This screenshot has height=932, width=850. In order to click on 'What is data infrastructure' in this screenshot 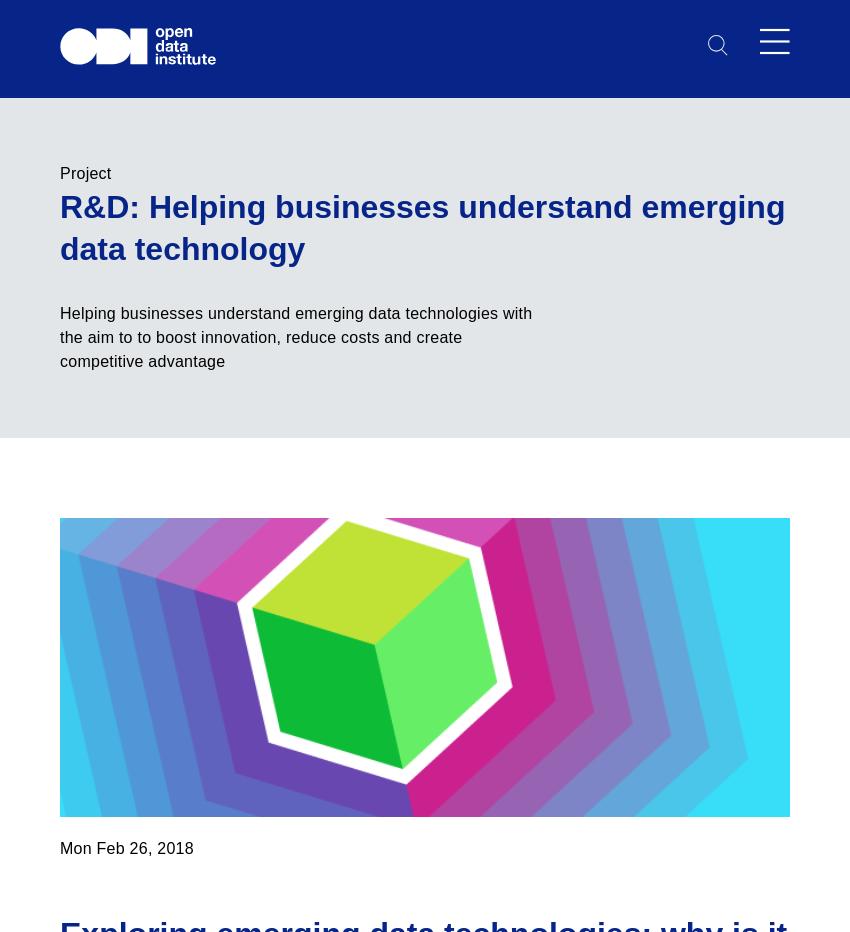, I will do `click(350, 649)`.